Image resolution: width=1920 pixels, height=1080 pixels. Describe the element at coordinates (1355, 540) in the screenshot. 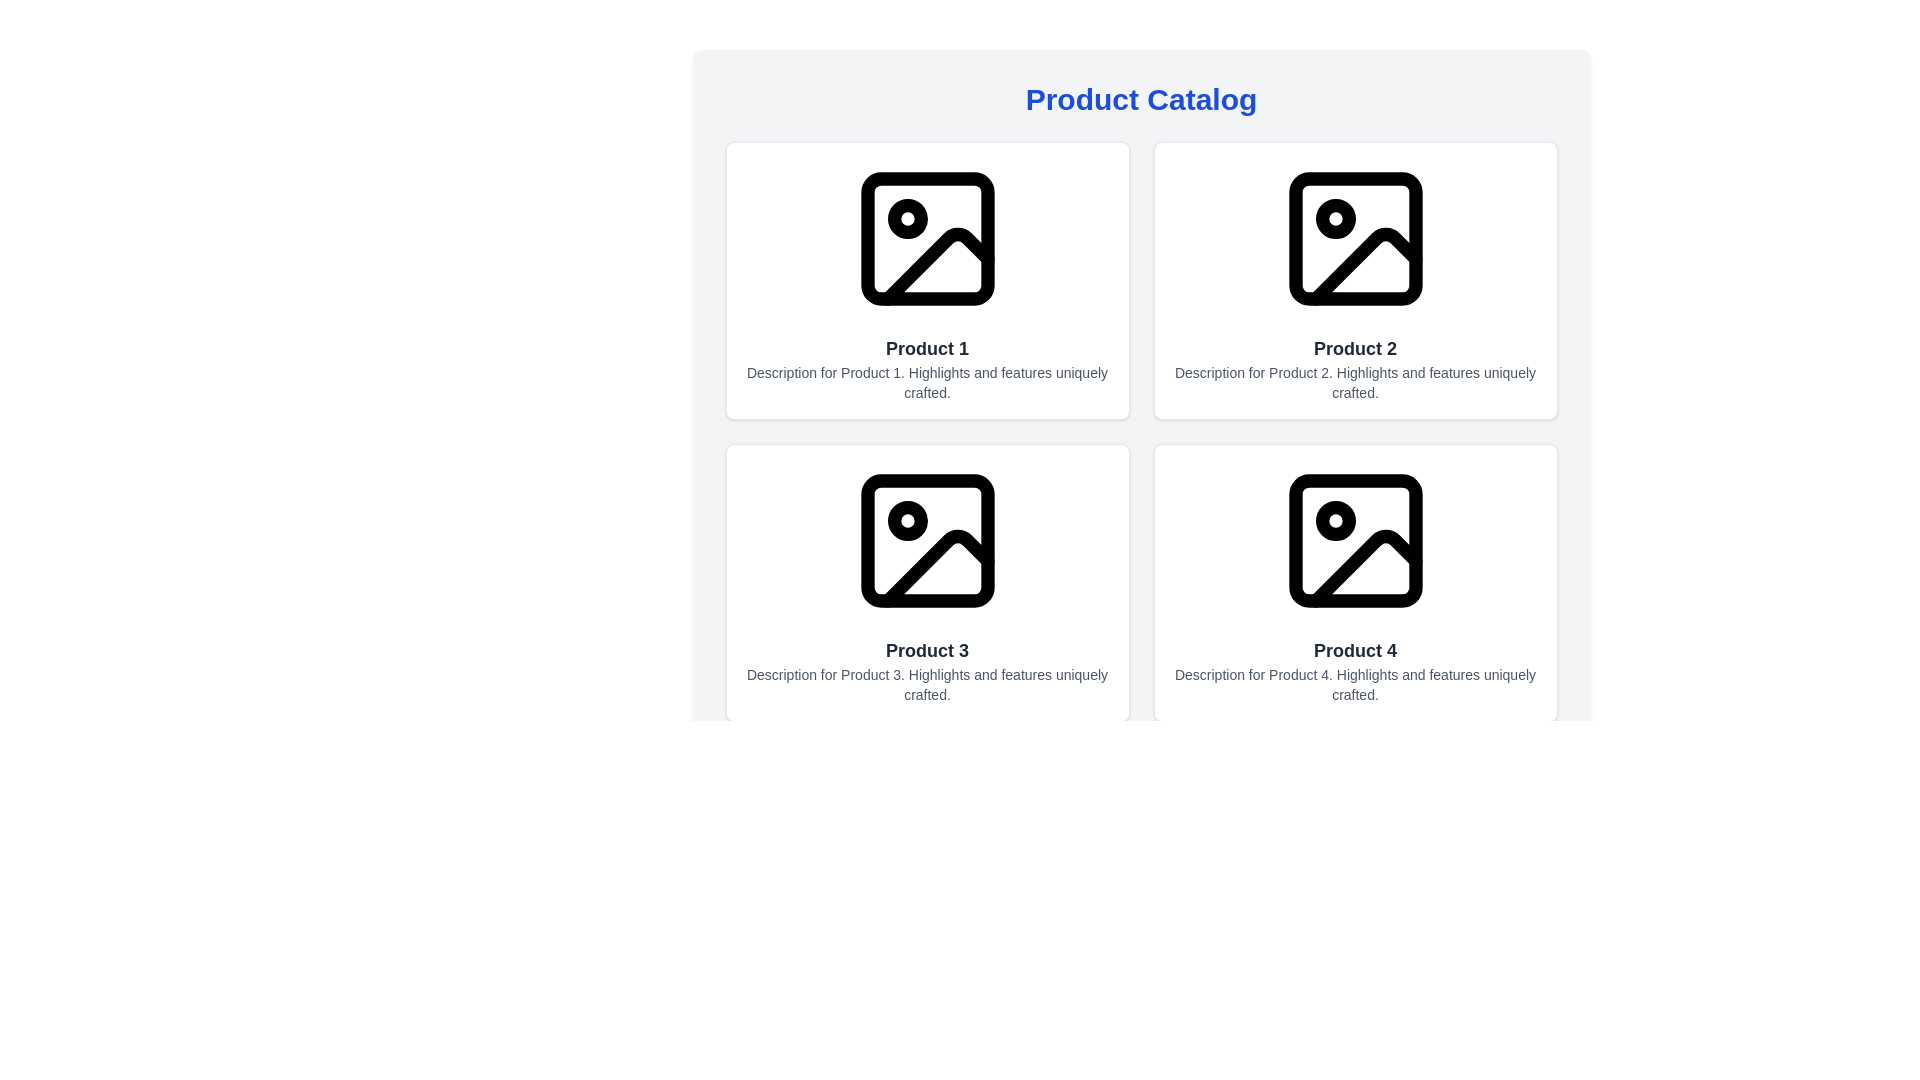

I see `the Image placeholder icon (SVG graphic) for 'Product 4' located above its title and description` at that location.